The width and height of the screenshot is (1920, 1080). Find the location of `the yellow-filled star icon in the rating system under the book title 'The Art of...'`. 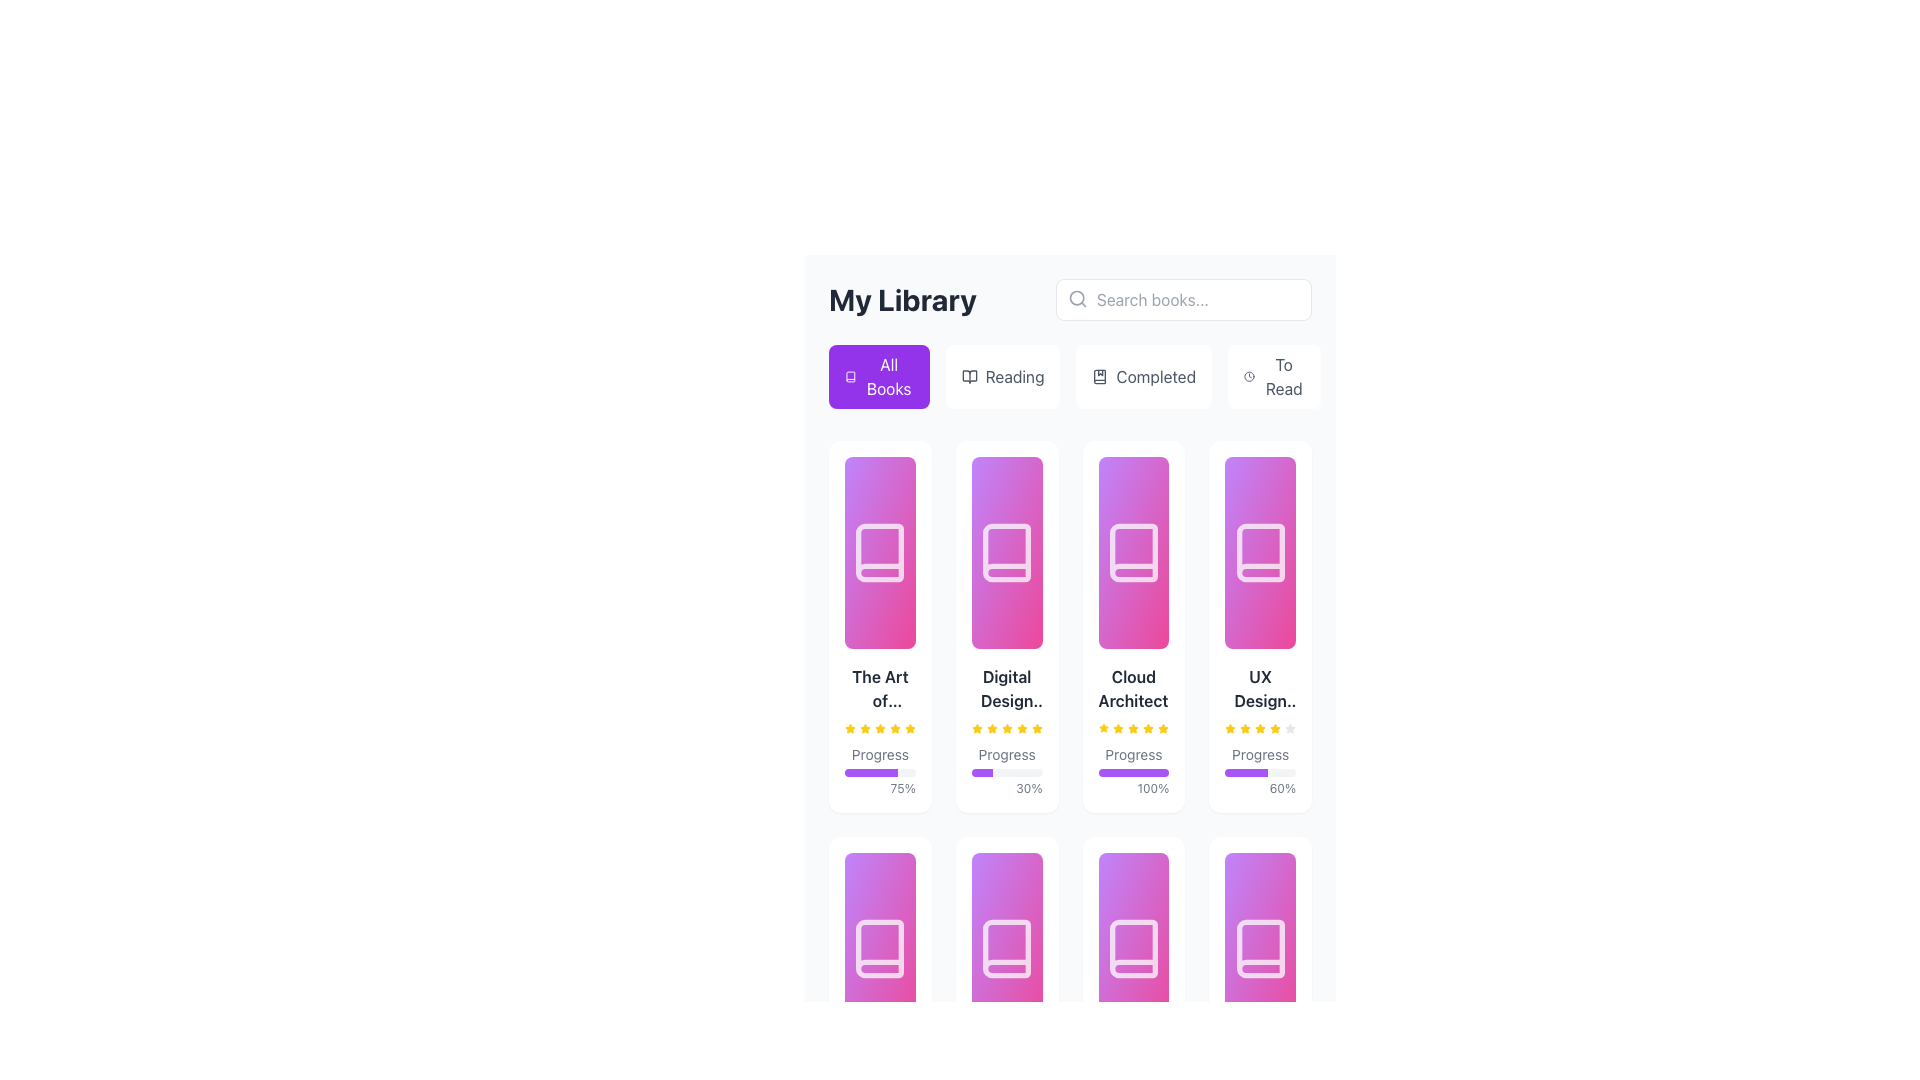

the yellow-filled star icon in the rating system under the book title 'The Art of...' is located at coordinates (909, 728).